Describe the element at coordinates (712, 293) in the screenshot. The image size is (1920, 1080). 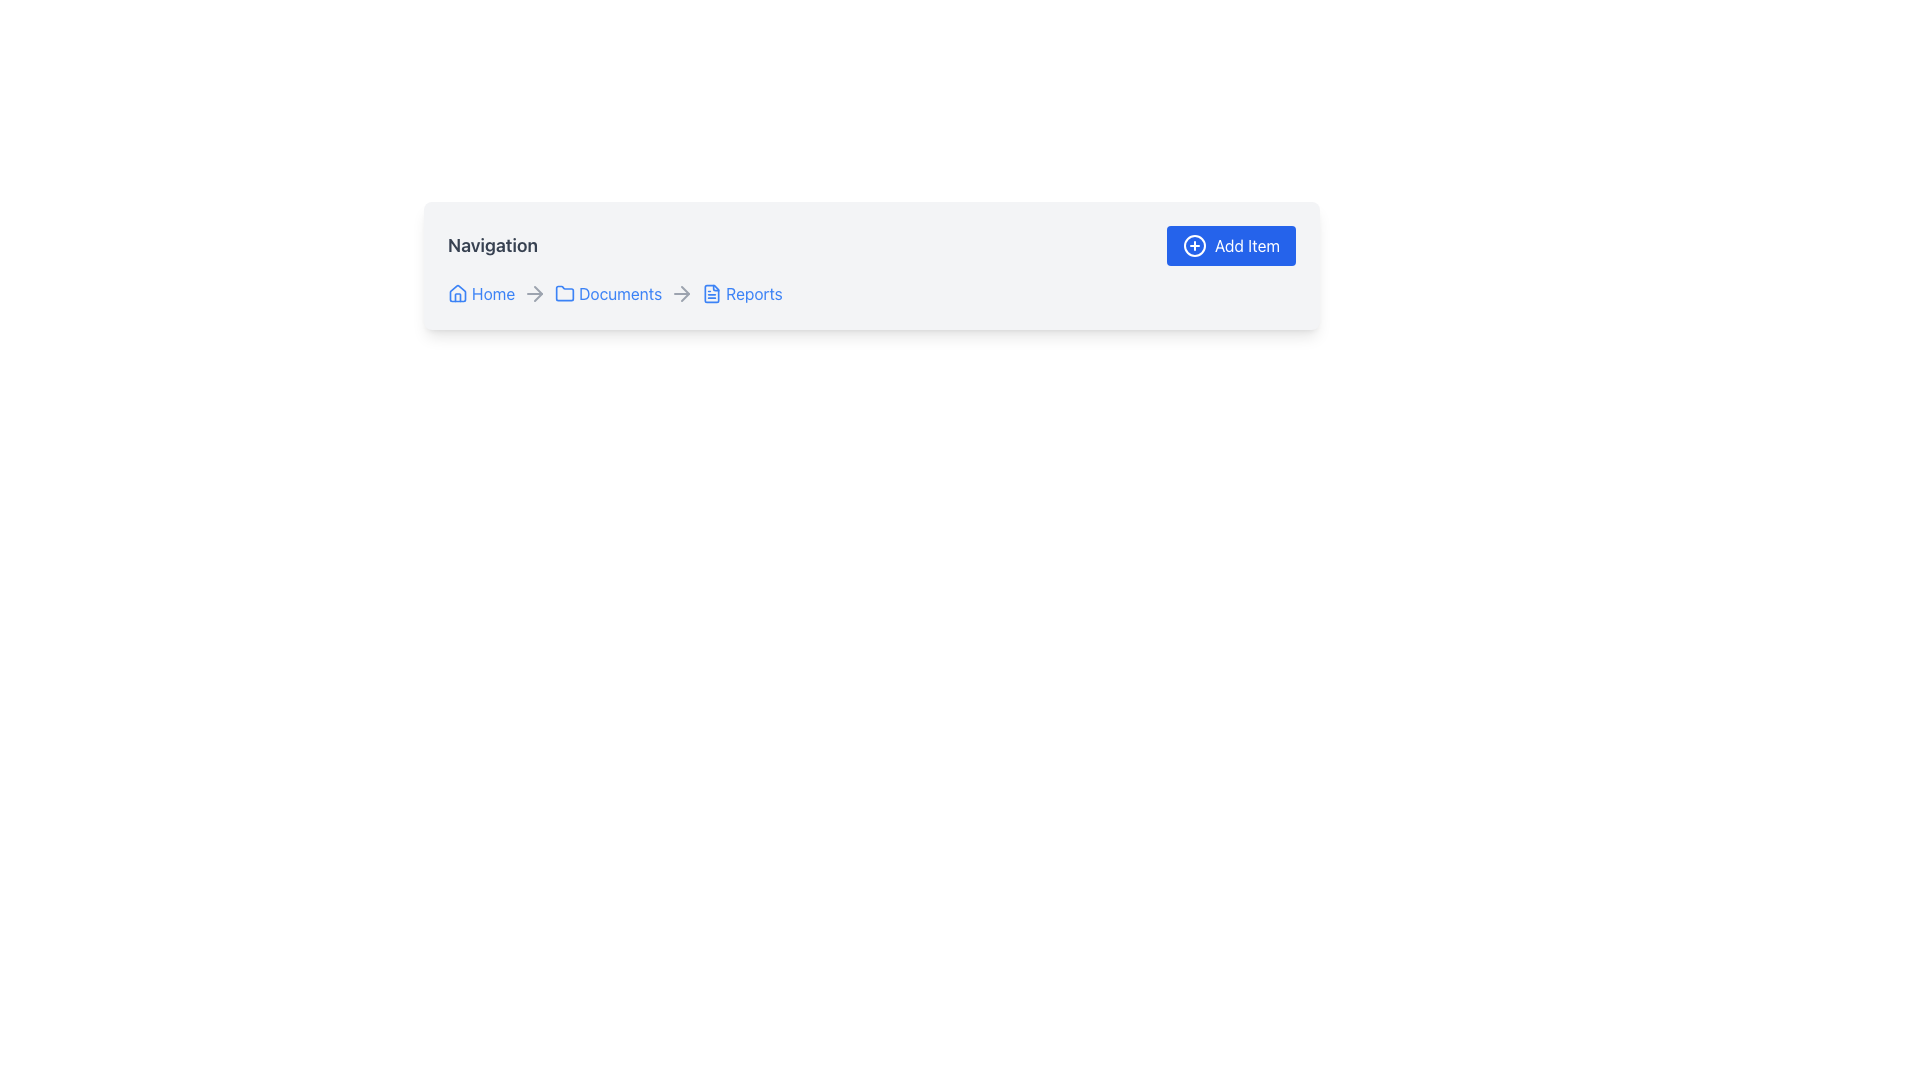
I see `the document icon with a blue outline located in the breadcrumb navigation next to the 'Reports' text` at that location.